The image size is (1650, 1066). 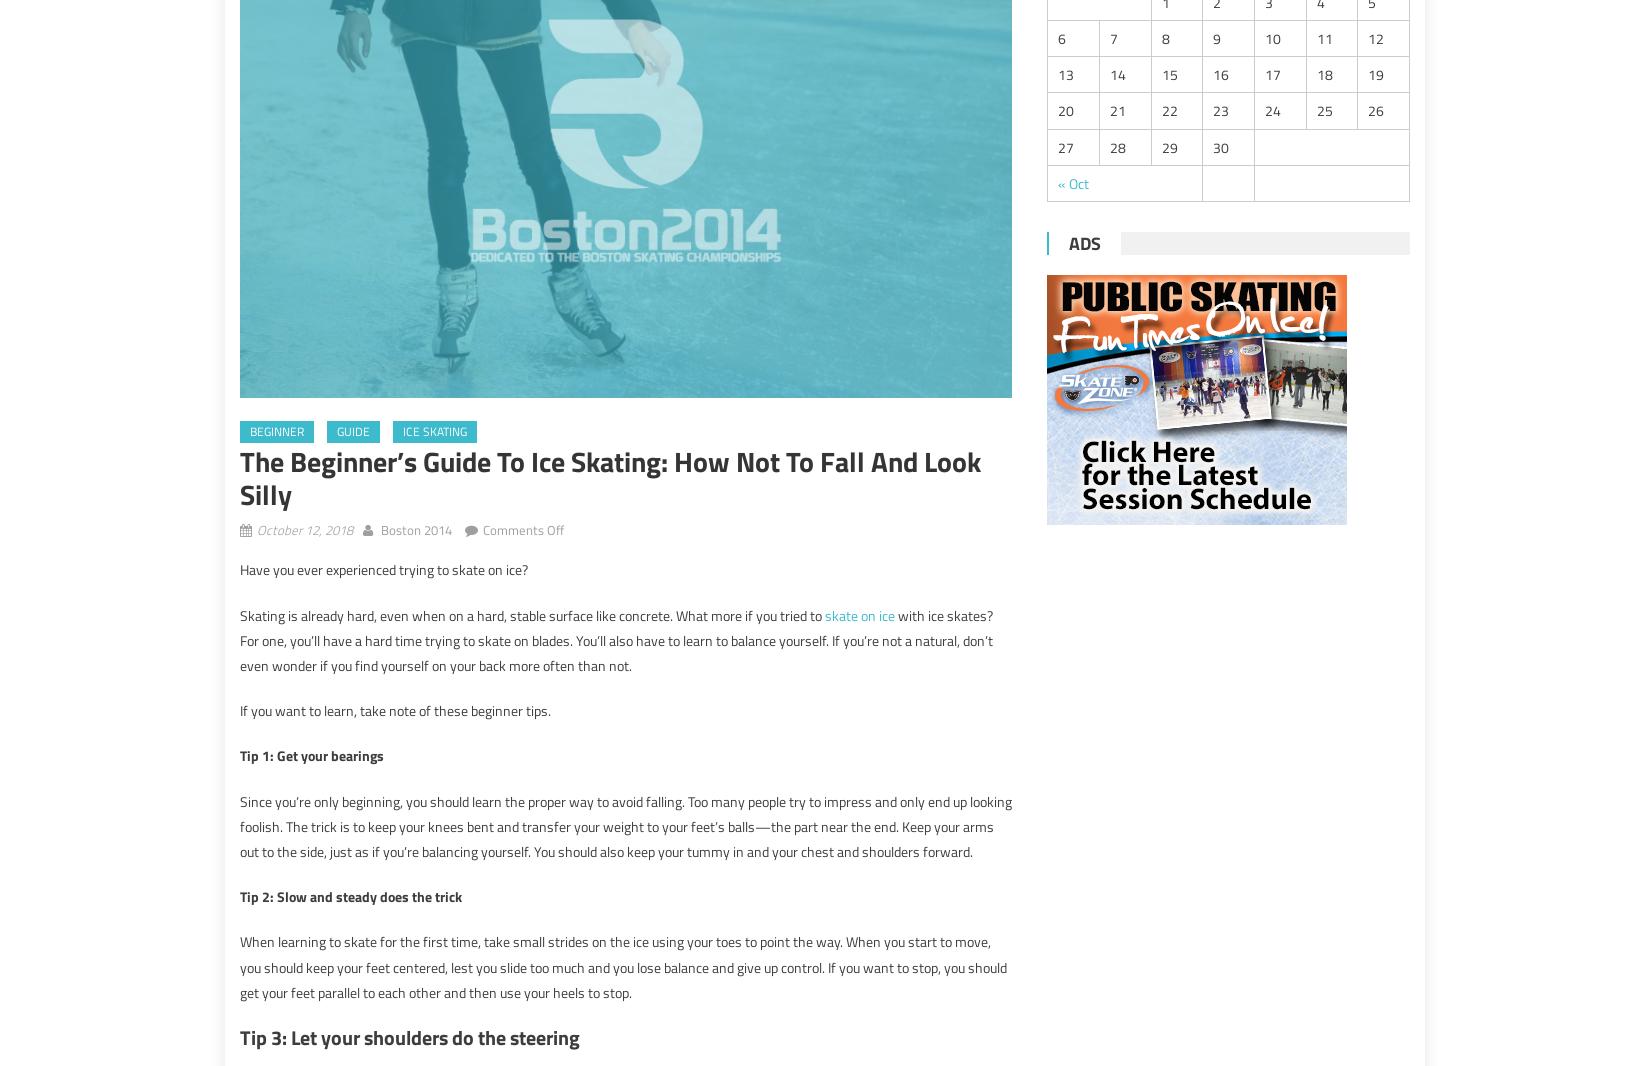 I want to click on 'beginner', so click(x=277, y=431).